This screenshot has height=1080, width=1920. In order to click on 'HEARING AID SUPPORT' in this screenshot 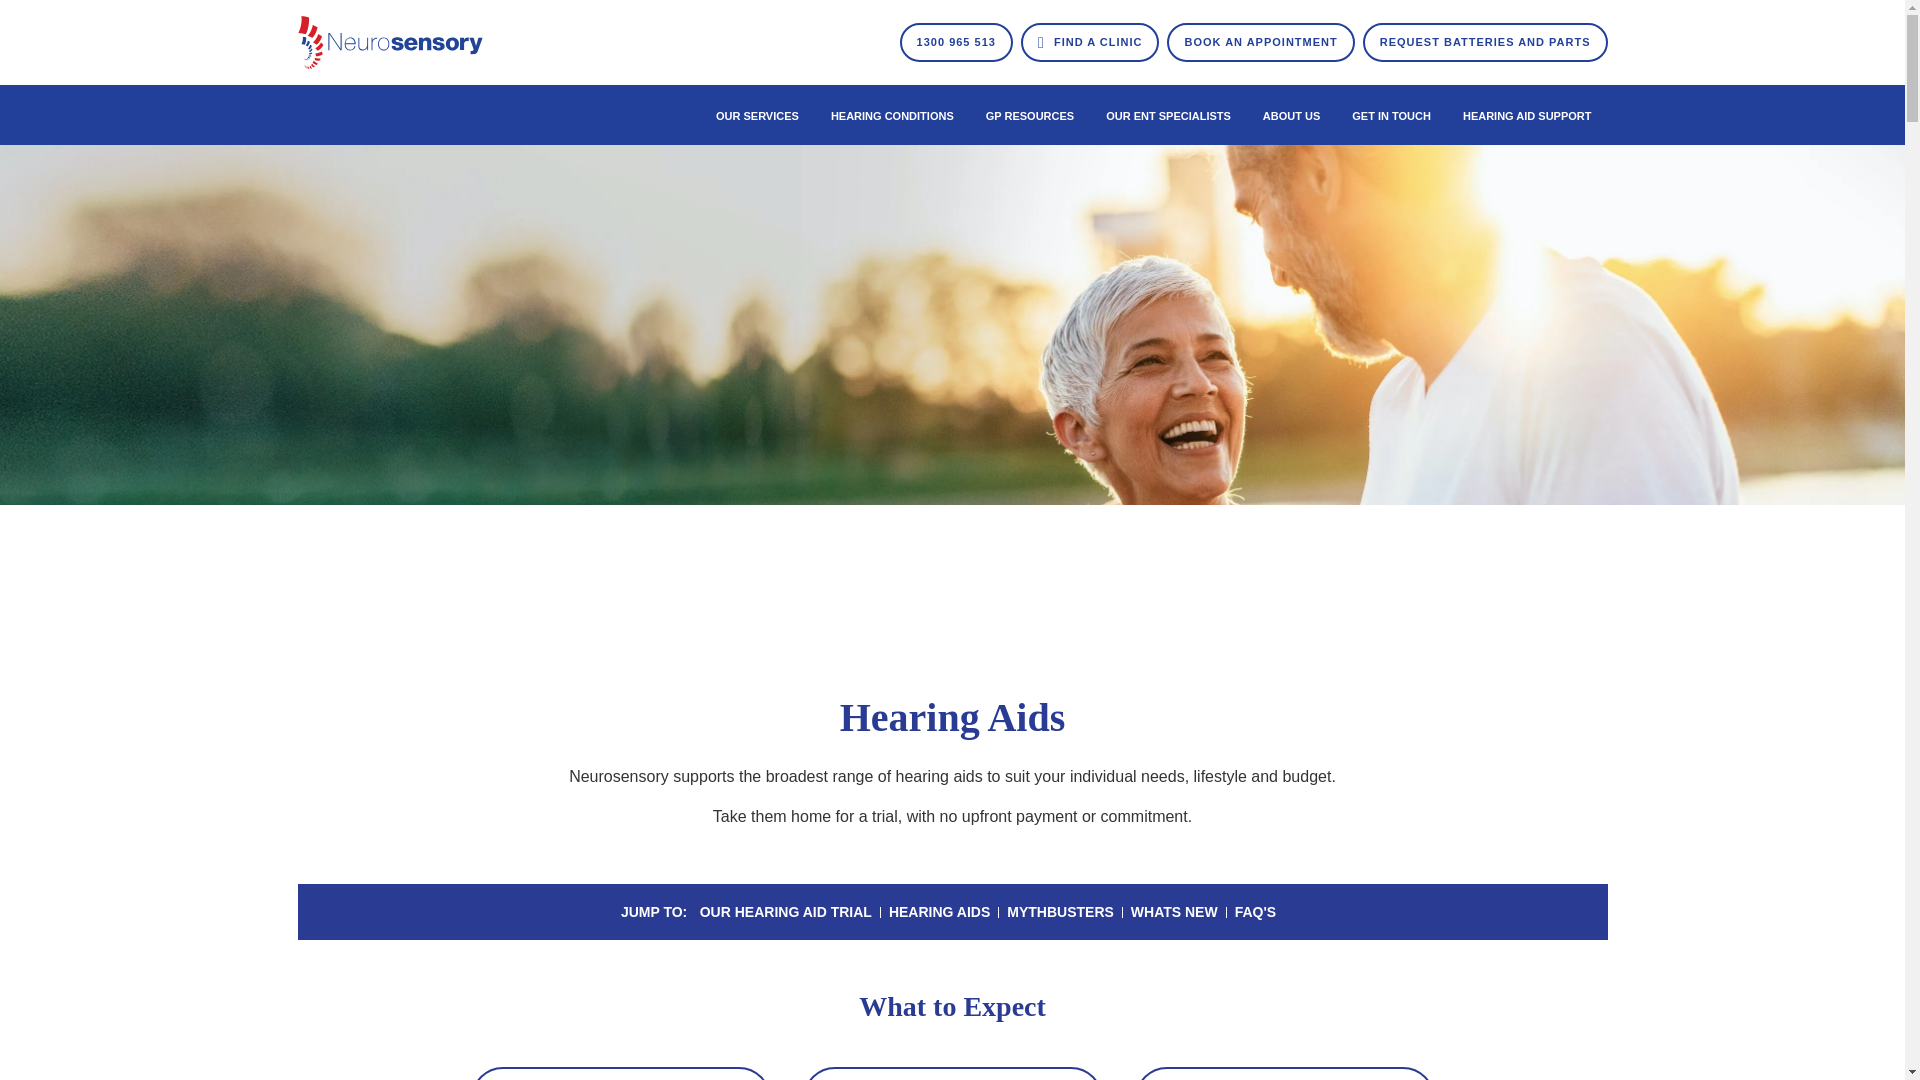, I will do `click(1526, 115)`.